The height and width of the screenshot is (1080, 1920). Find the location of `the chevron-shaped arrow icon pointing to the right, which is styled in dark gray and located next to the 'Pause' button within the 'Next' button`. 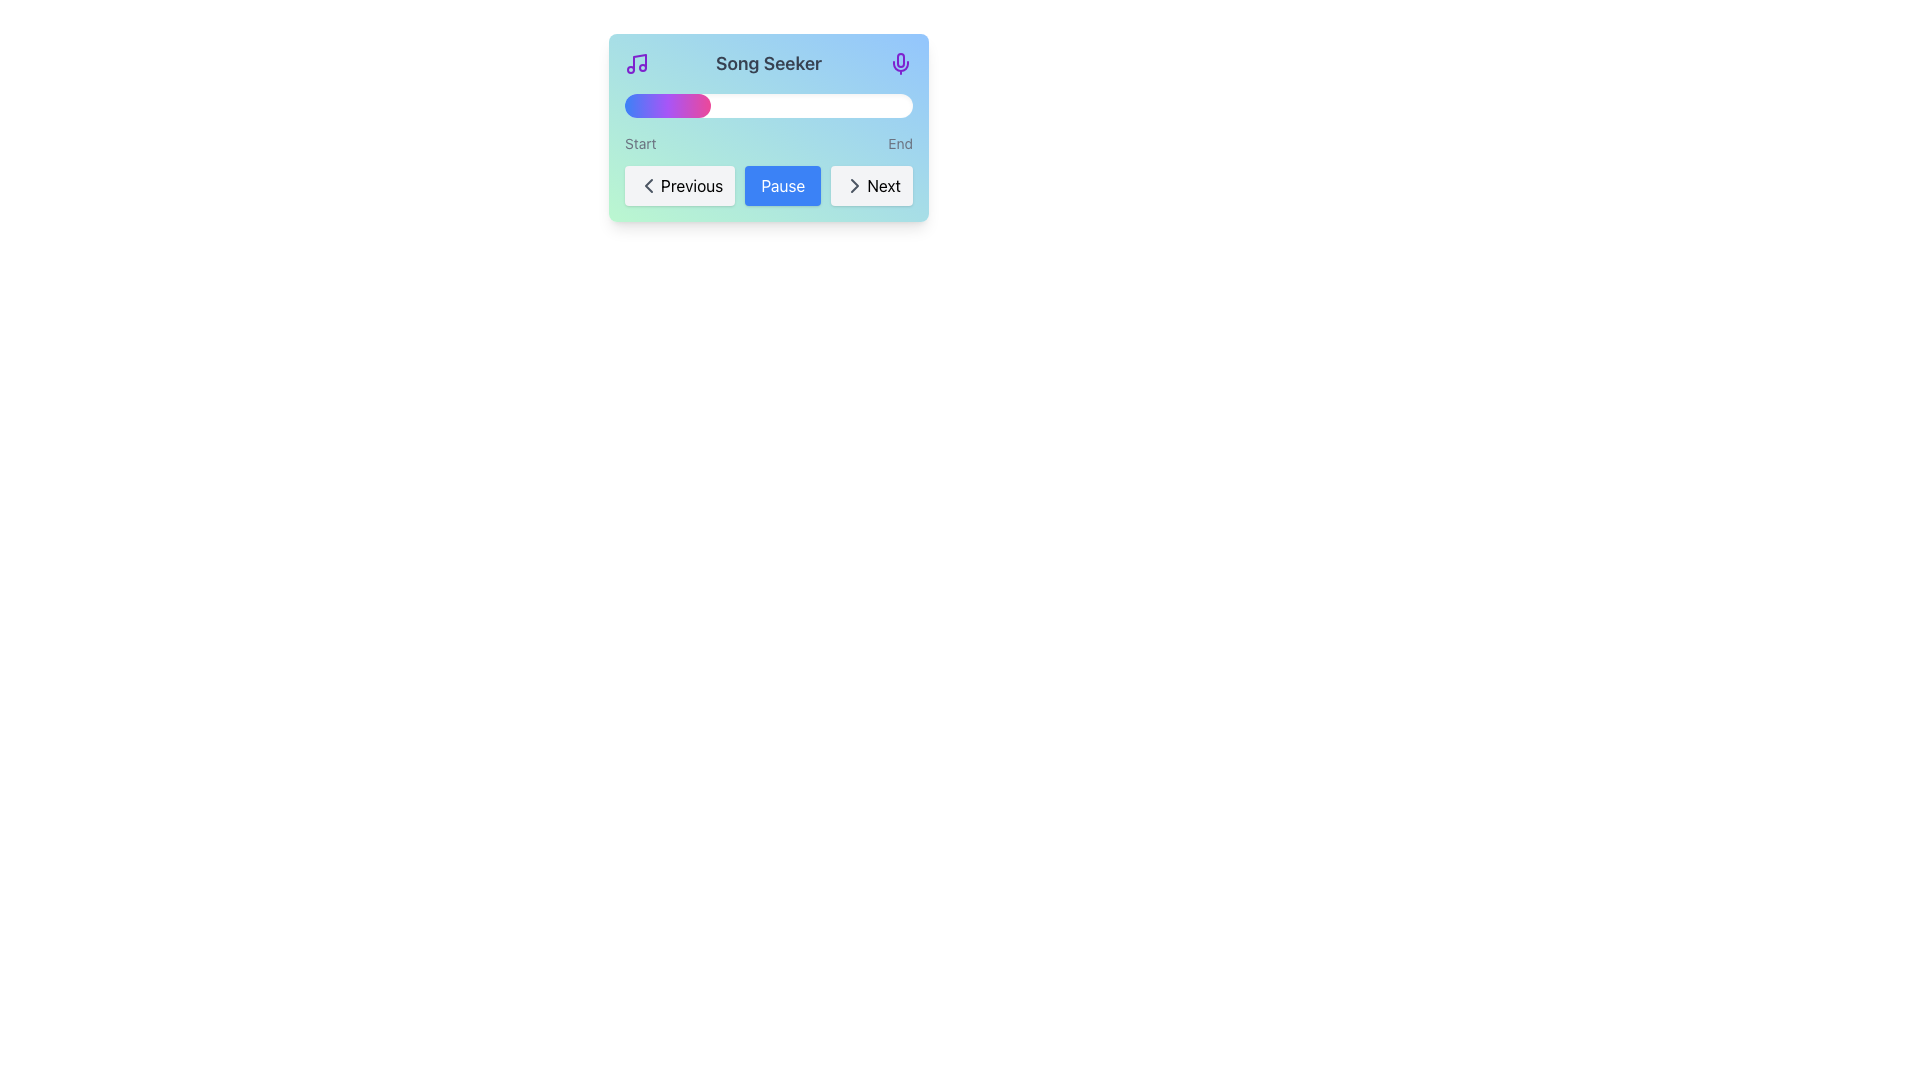

the chevron-shaped arrow icon pointing to the right, which is styled in dark gray and located next to the 'Pause' button within the 'Next' button is located at coordinates (855, 185).